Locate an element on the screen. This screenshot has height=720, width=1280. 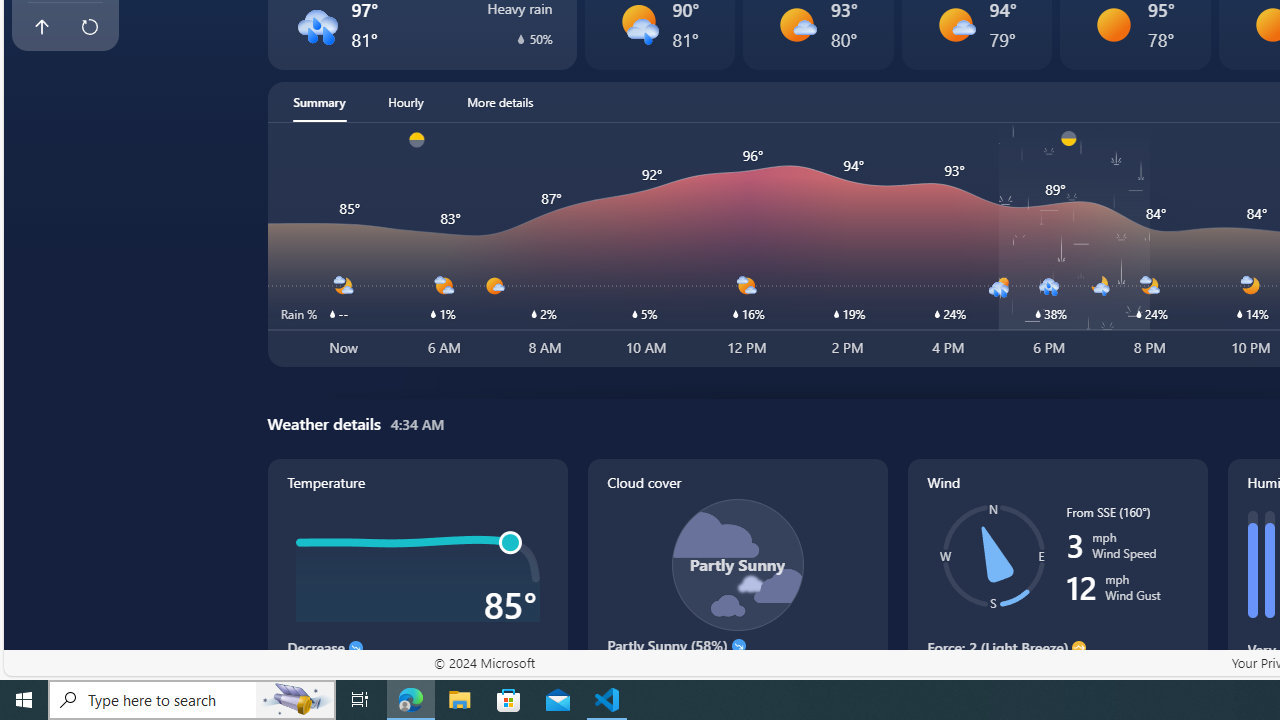
'Back to top' is located at coordinates (41, 27).